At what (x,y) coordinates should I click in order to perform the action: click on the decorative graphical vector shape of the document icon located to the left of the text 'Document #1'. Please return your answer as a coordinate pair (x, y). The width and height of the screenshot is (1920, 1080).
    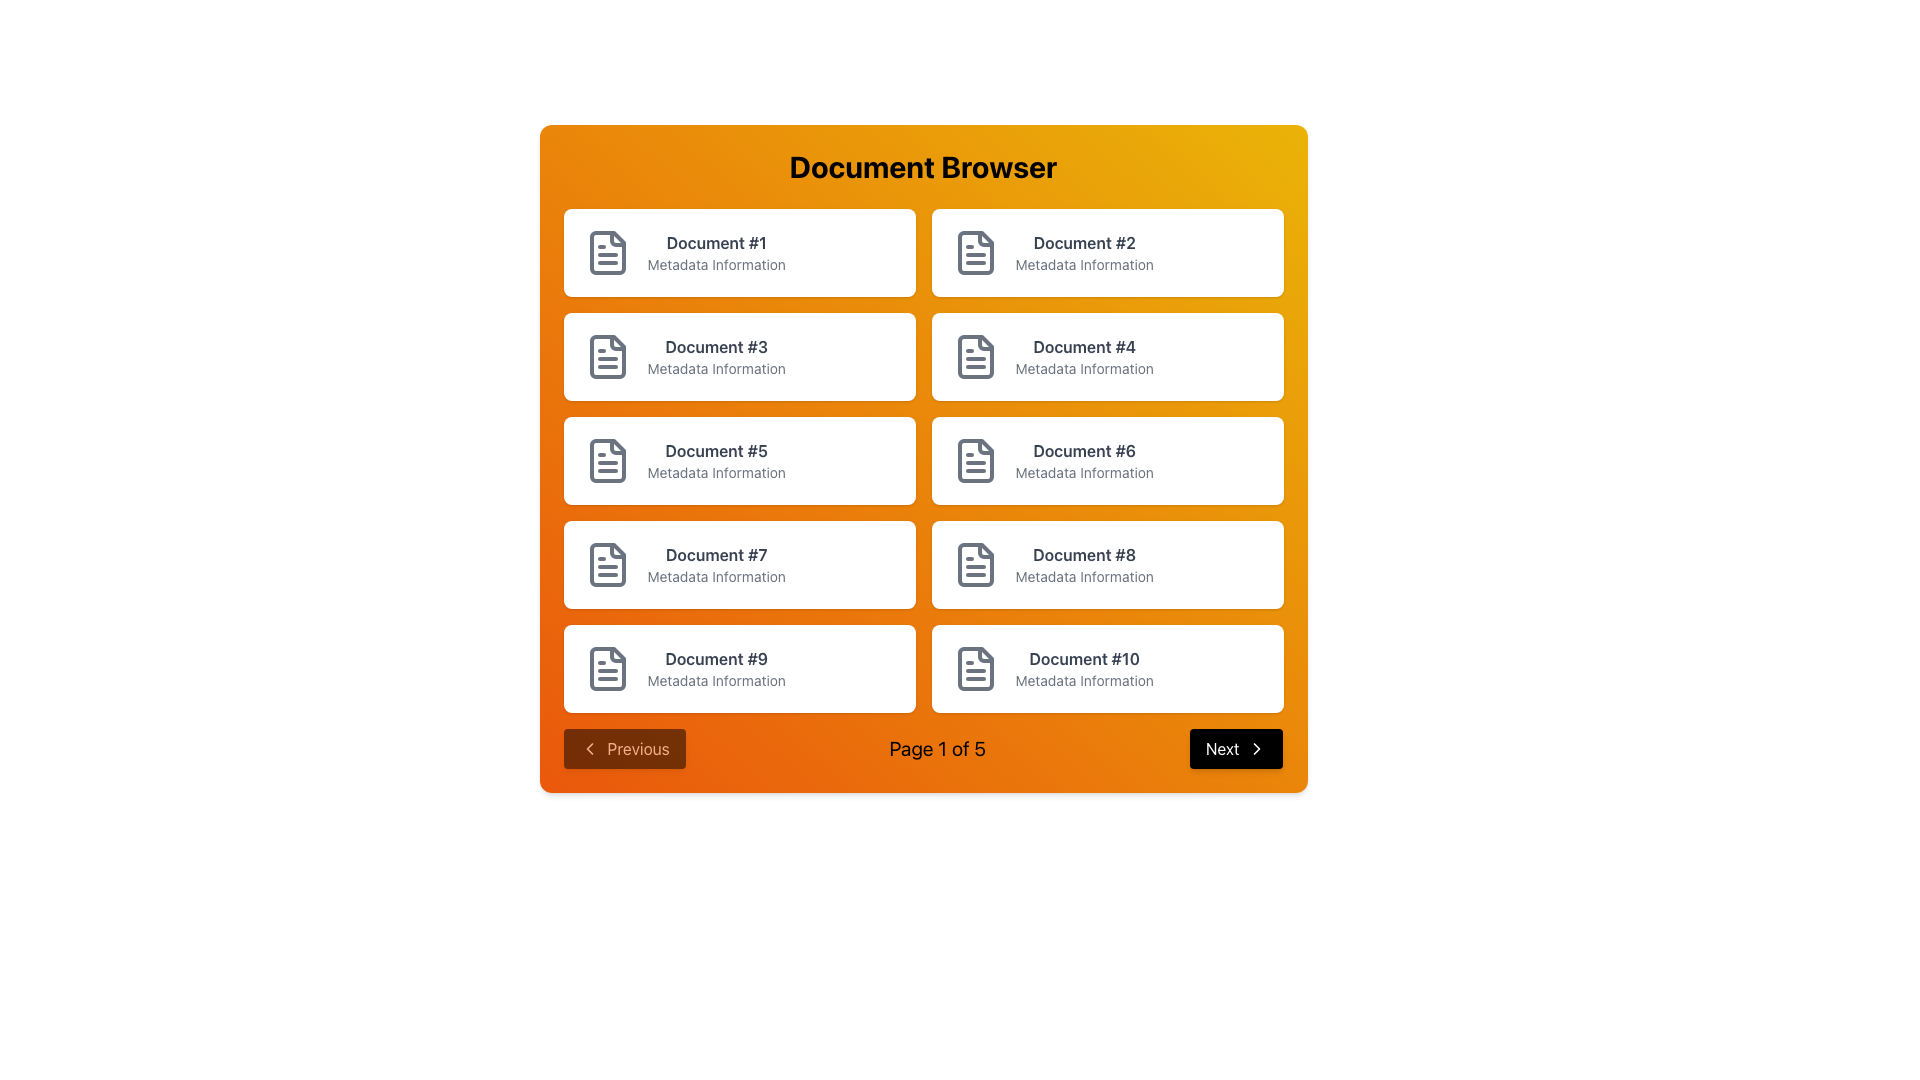
    Looking at the image, I should click on (616, 238).